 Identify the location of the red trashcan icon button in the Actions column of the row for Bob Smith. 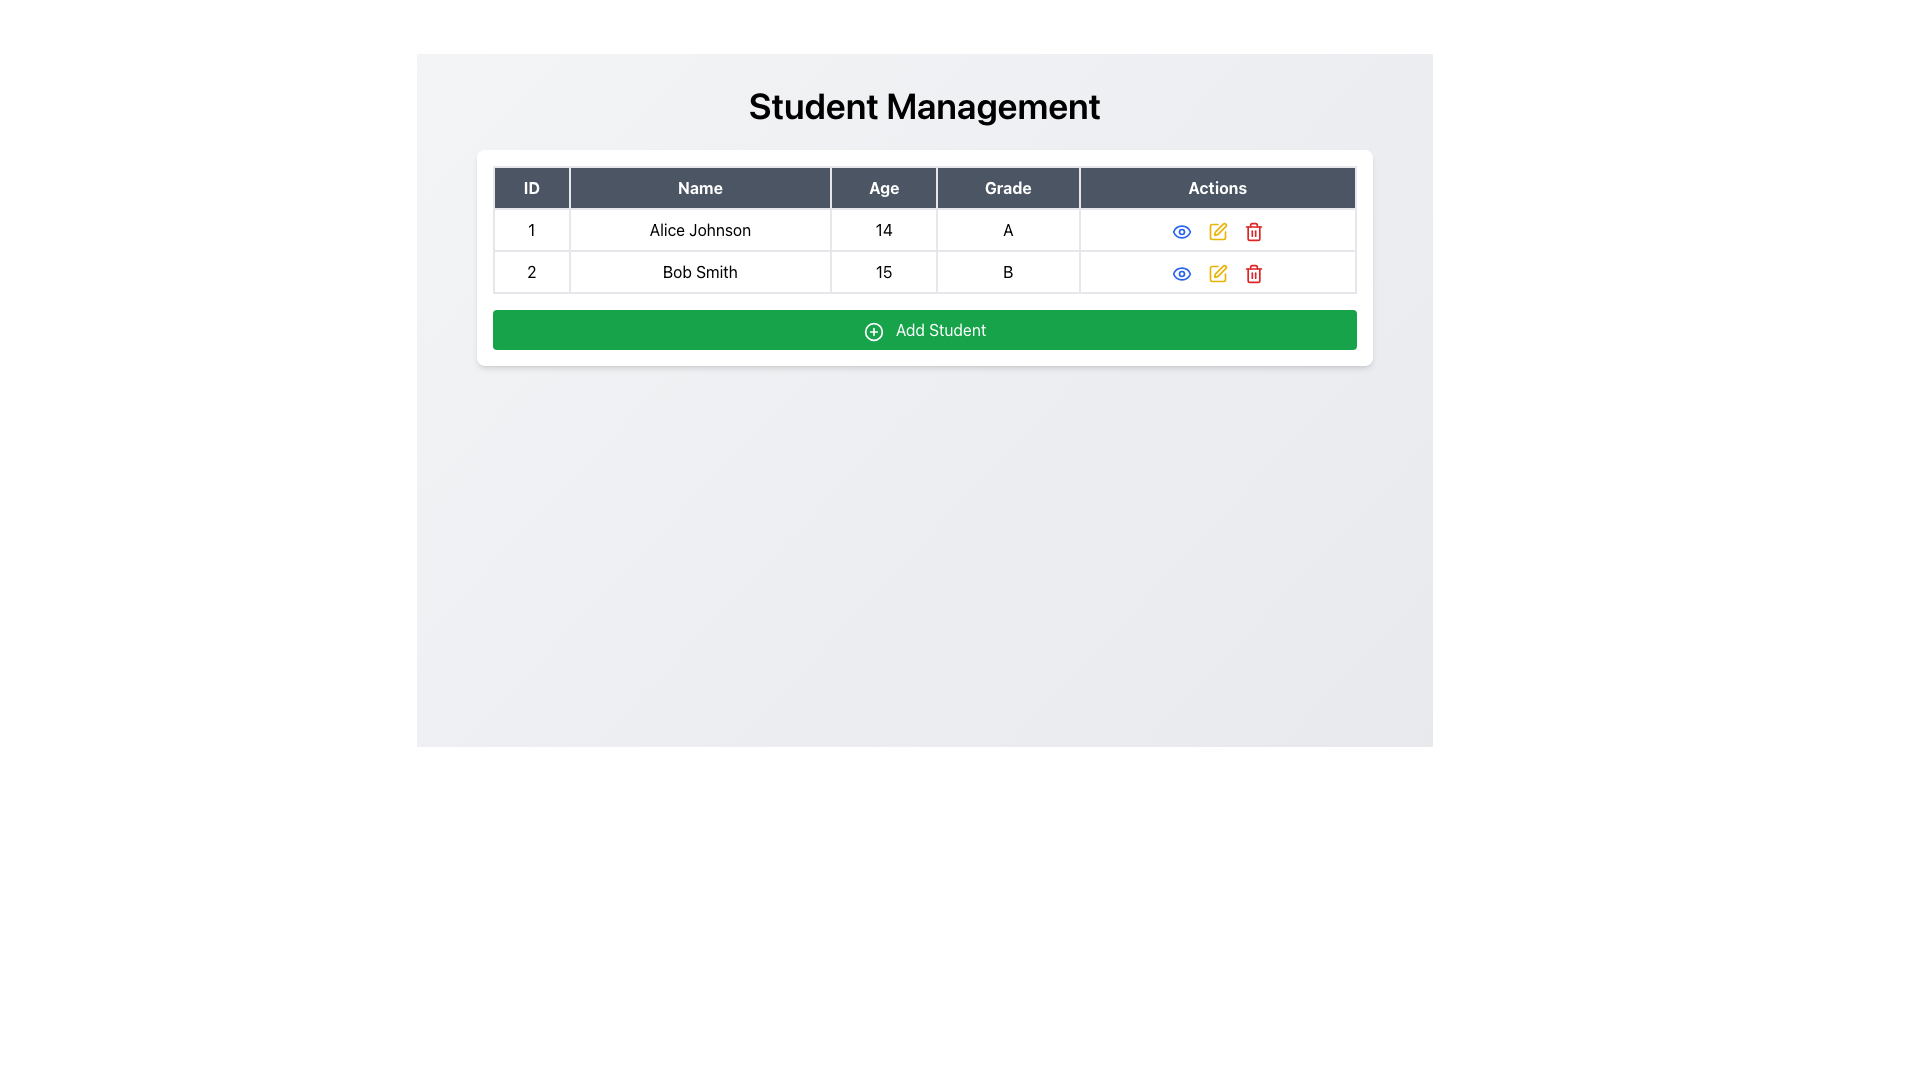
(1252, 230).